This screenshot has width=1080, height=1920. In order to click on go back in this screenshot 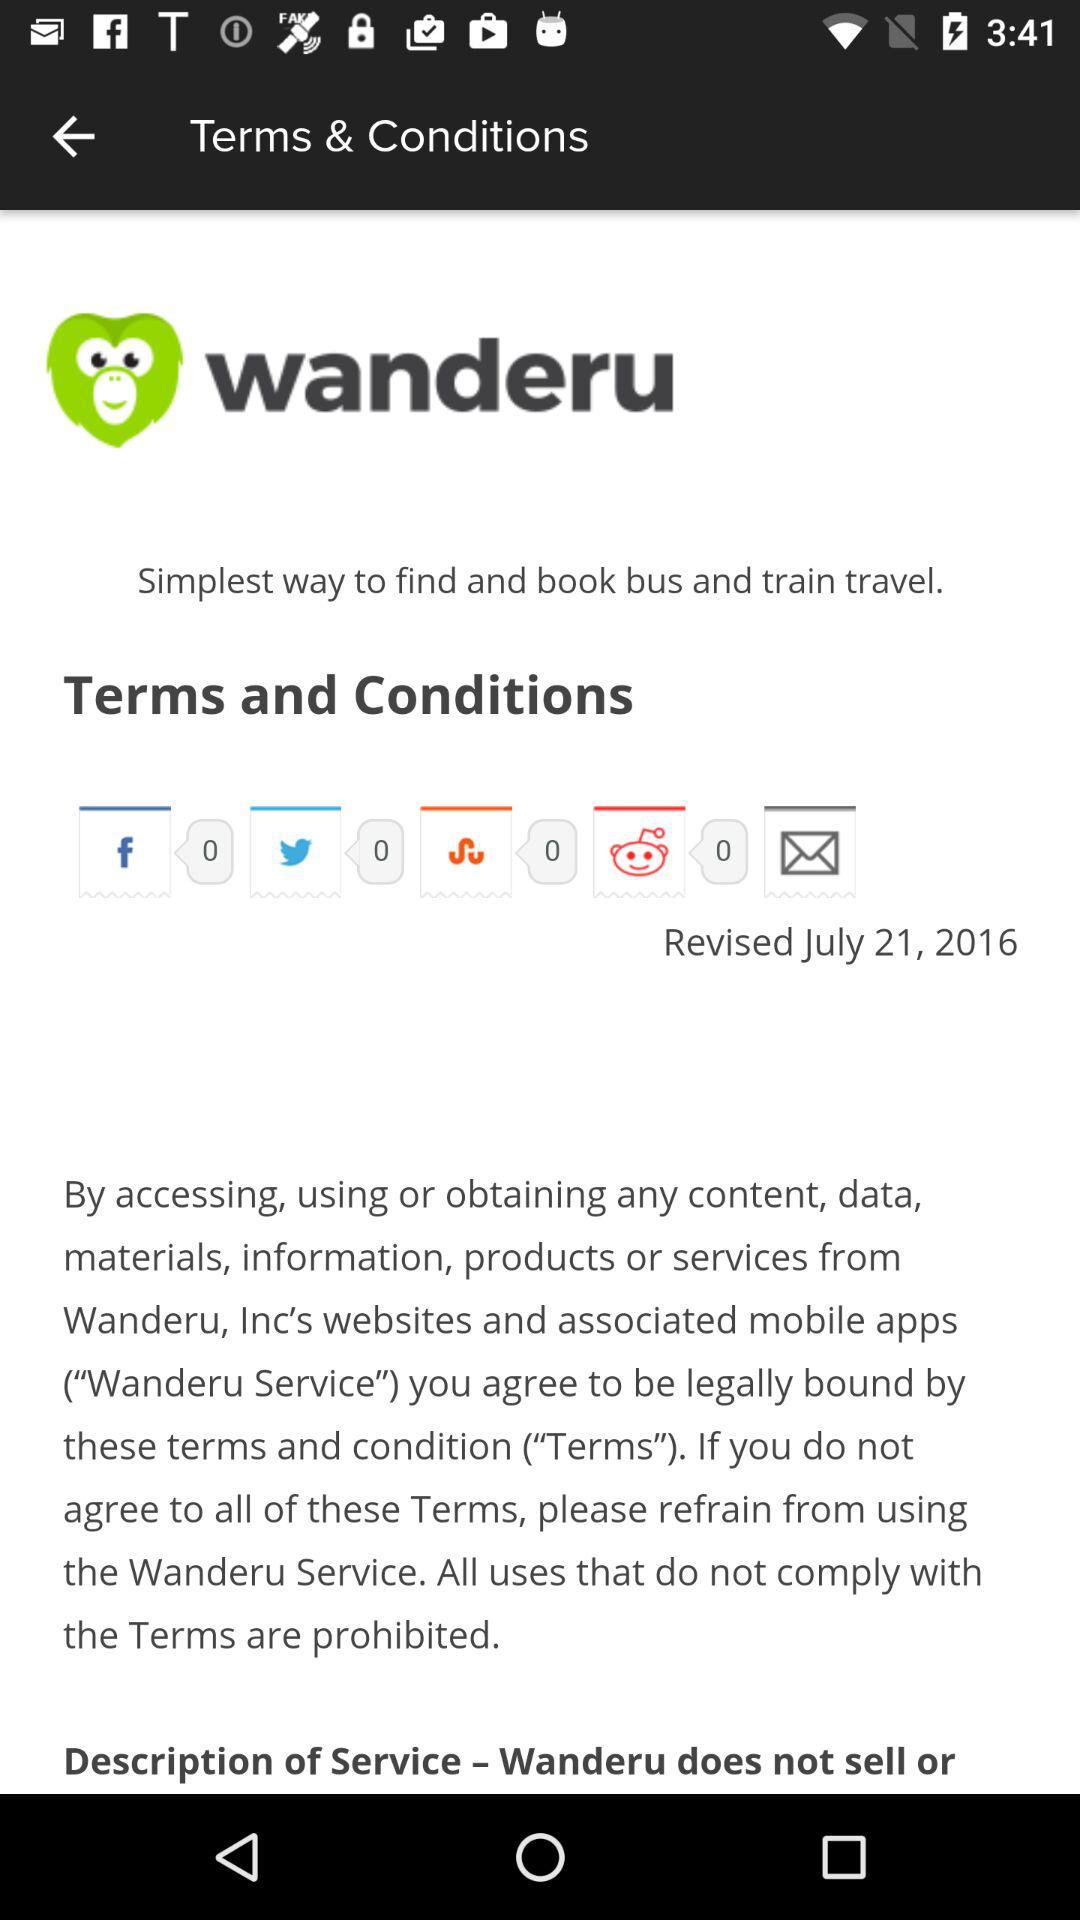, I will do `click(72, 135)`.